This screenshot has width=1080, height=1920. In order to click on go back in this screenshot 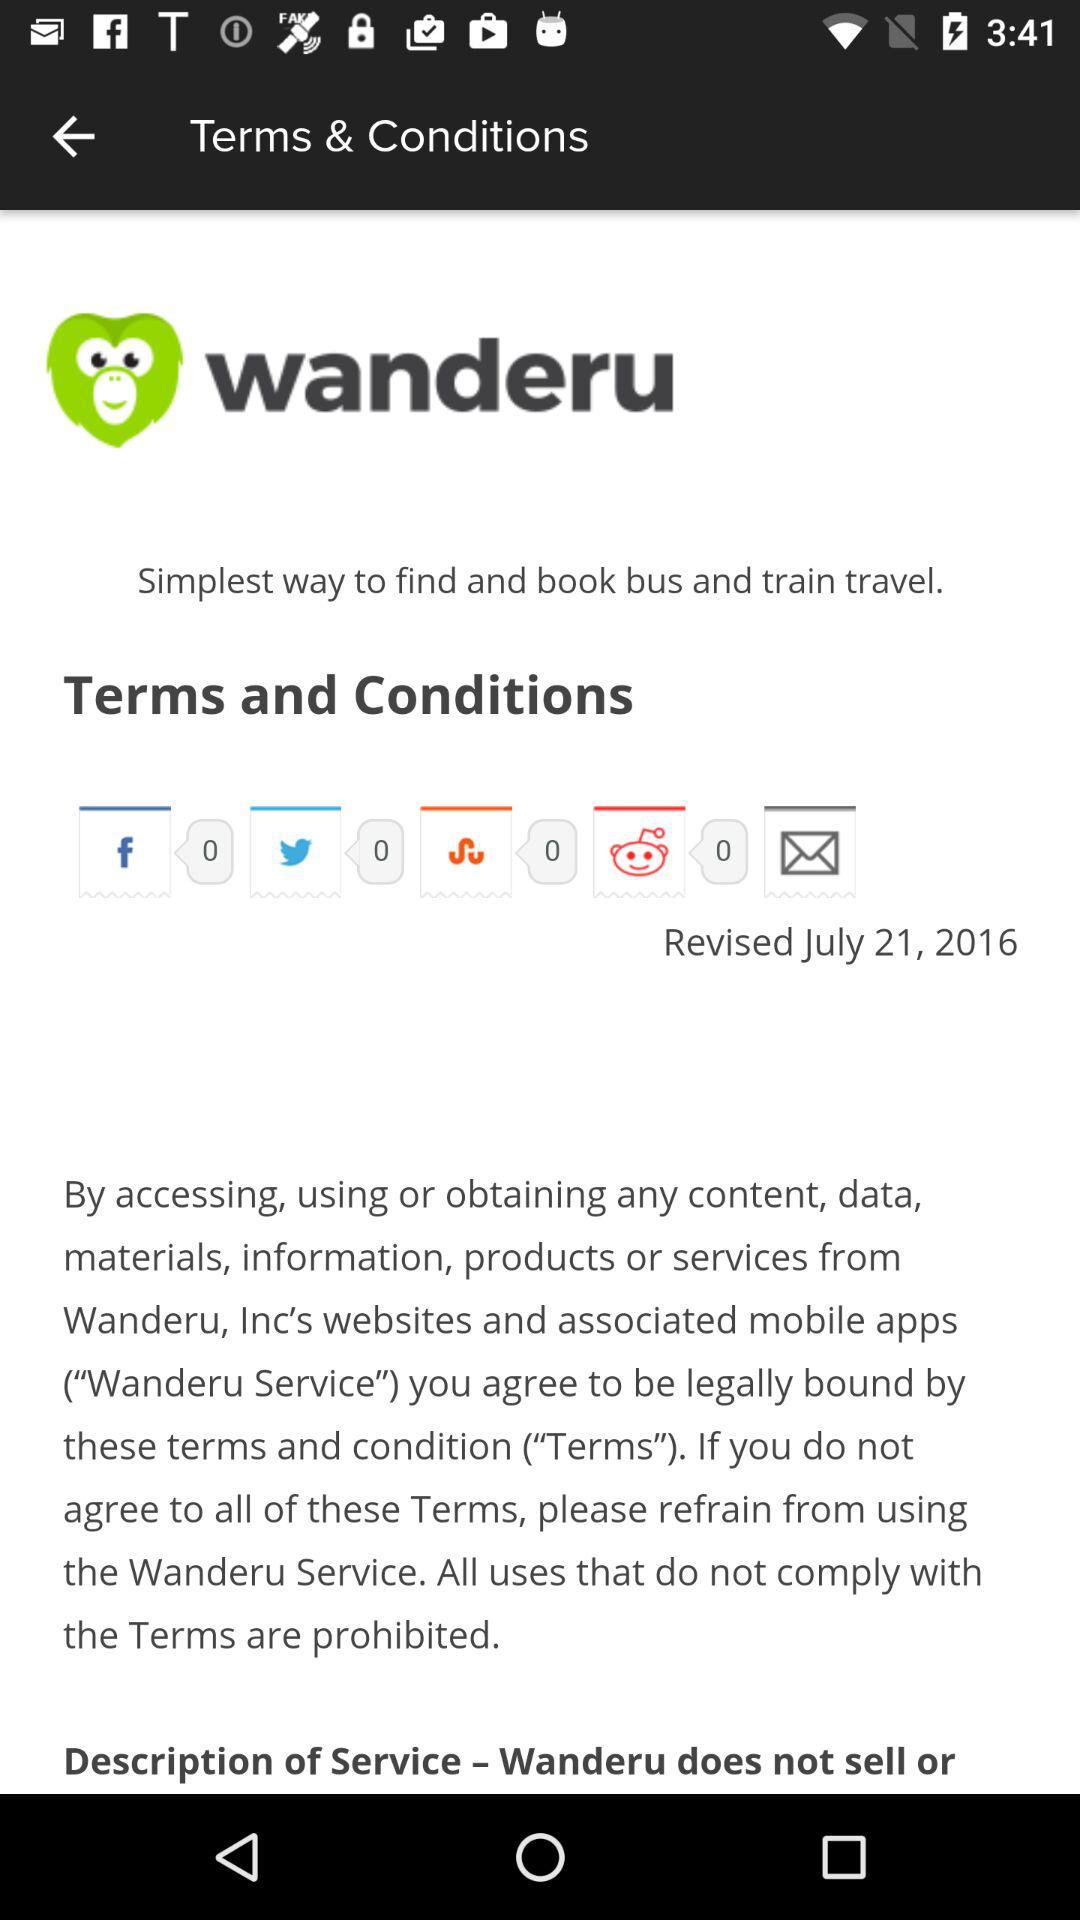, I will do `click(72, 135)`.